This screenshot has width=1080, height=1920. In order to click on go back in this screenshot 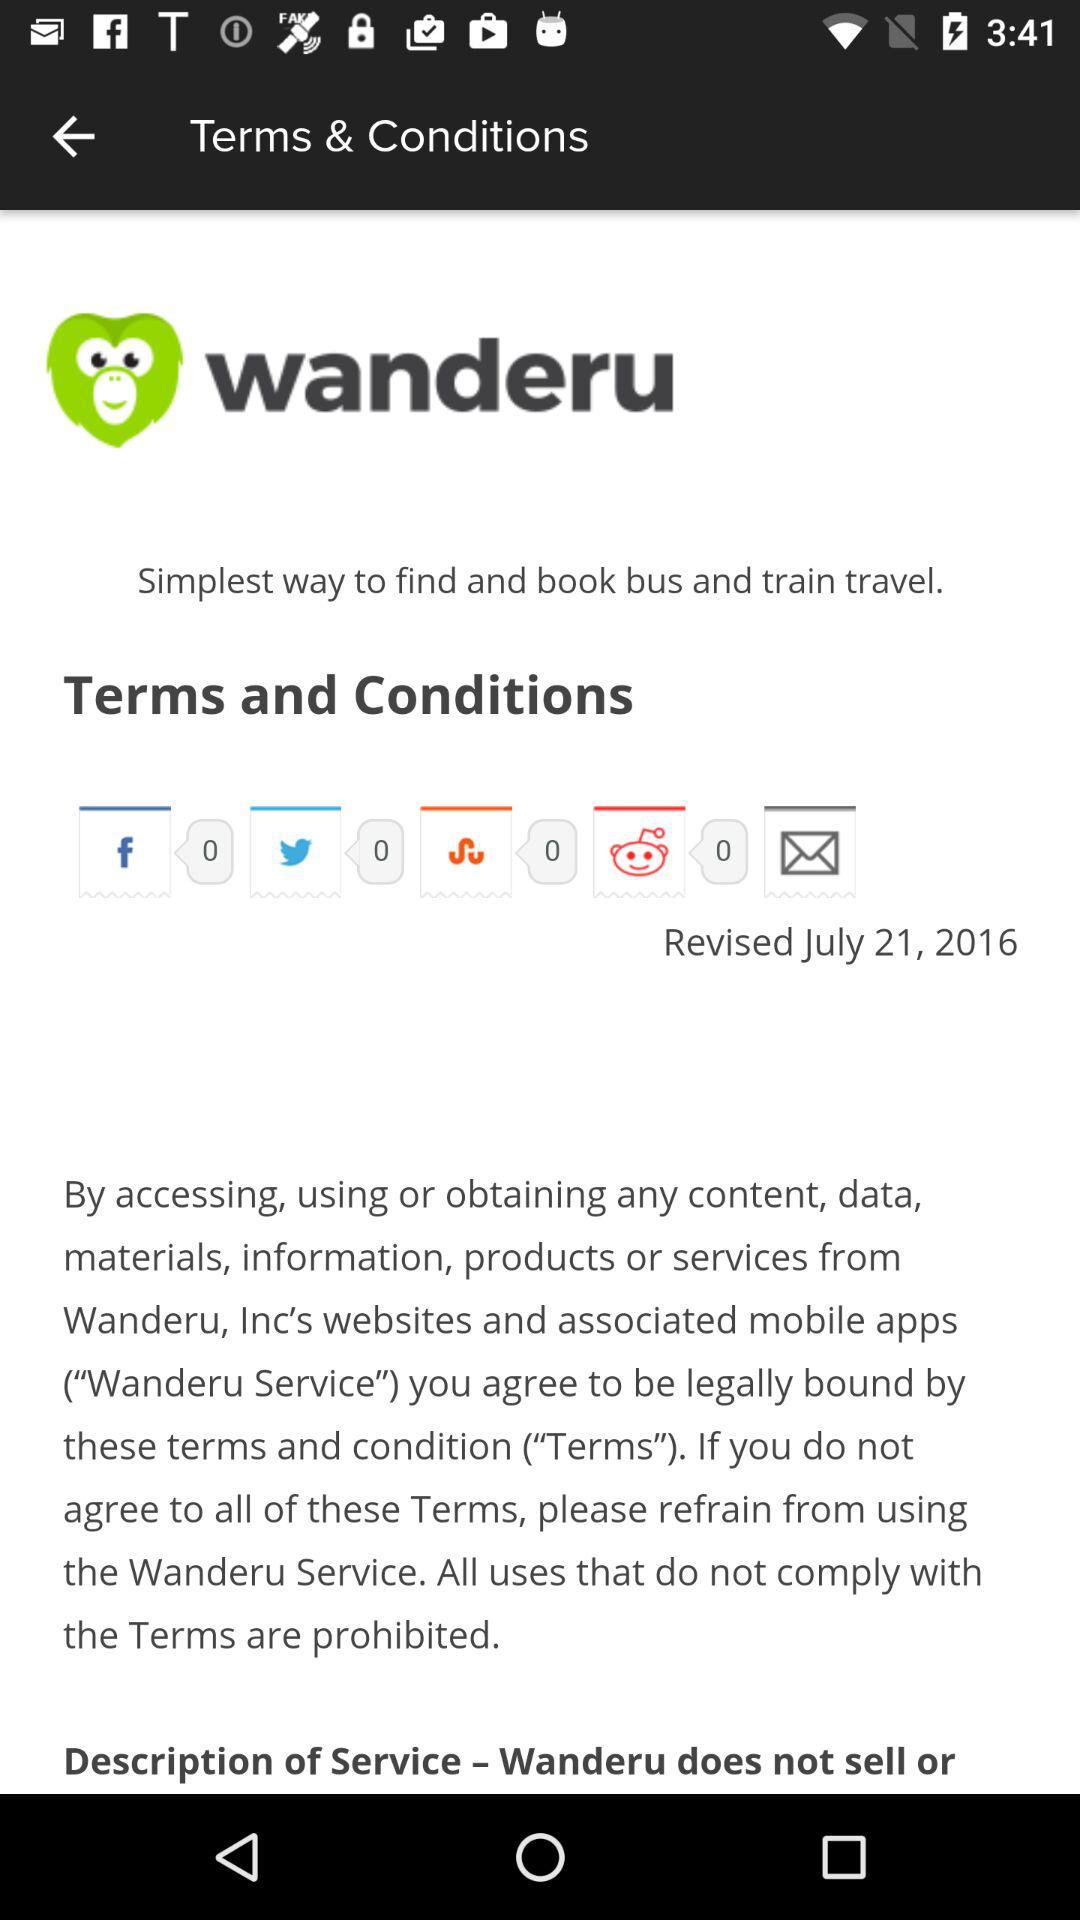, I will do `click(72, 135)`.